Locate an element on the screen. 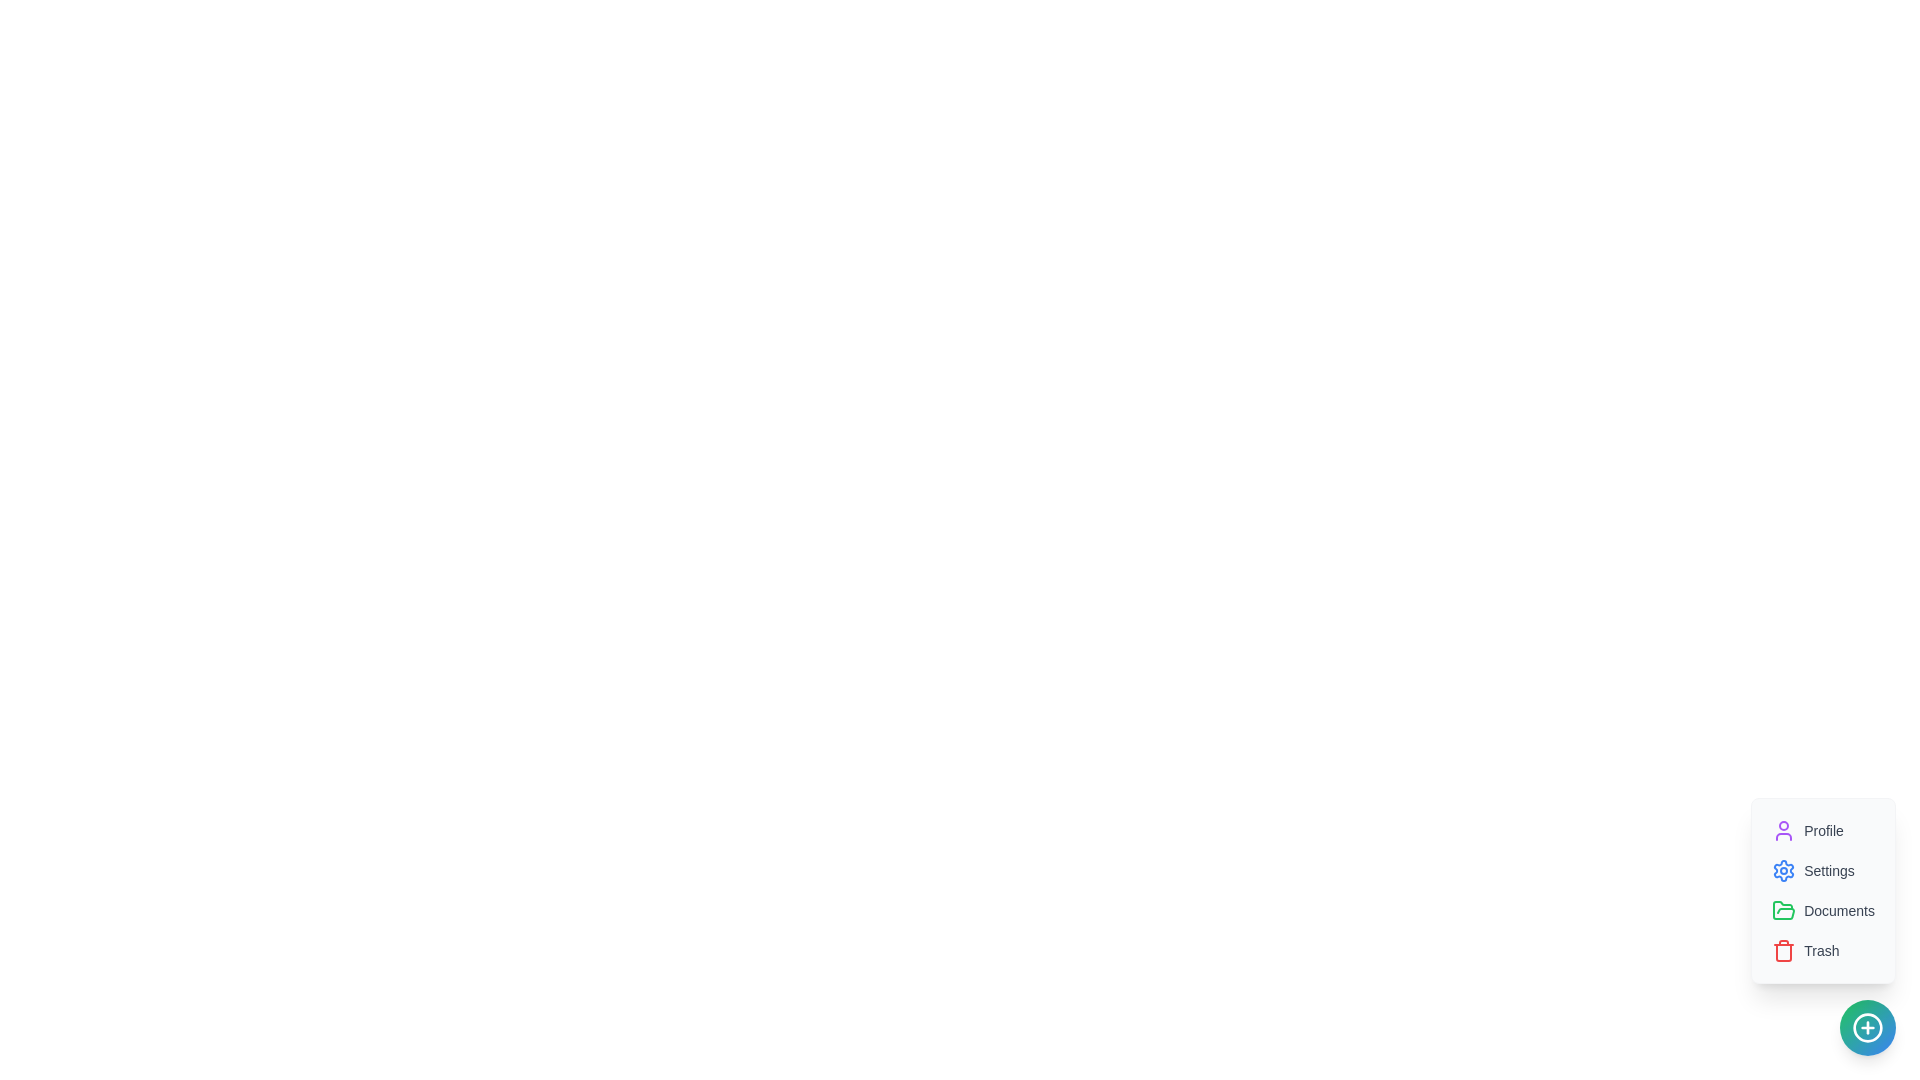 The image size is (1920, 1080). the 'Documents' option in the menu is located at coordinates (1823, 910).